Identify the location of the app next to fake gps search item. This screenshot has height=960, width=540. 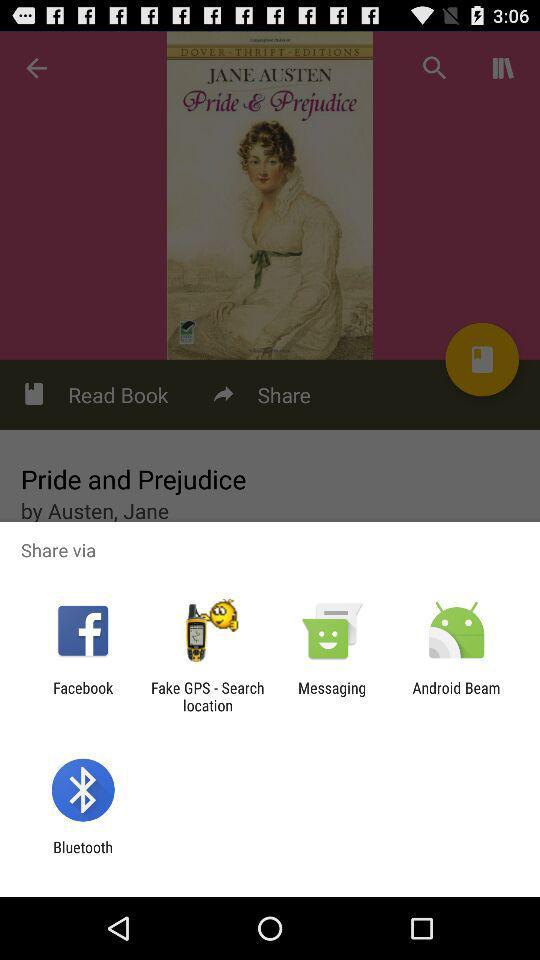
(332, 696).